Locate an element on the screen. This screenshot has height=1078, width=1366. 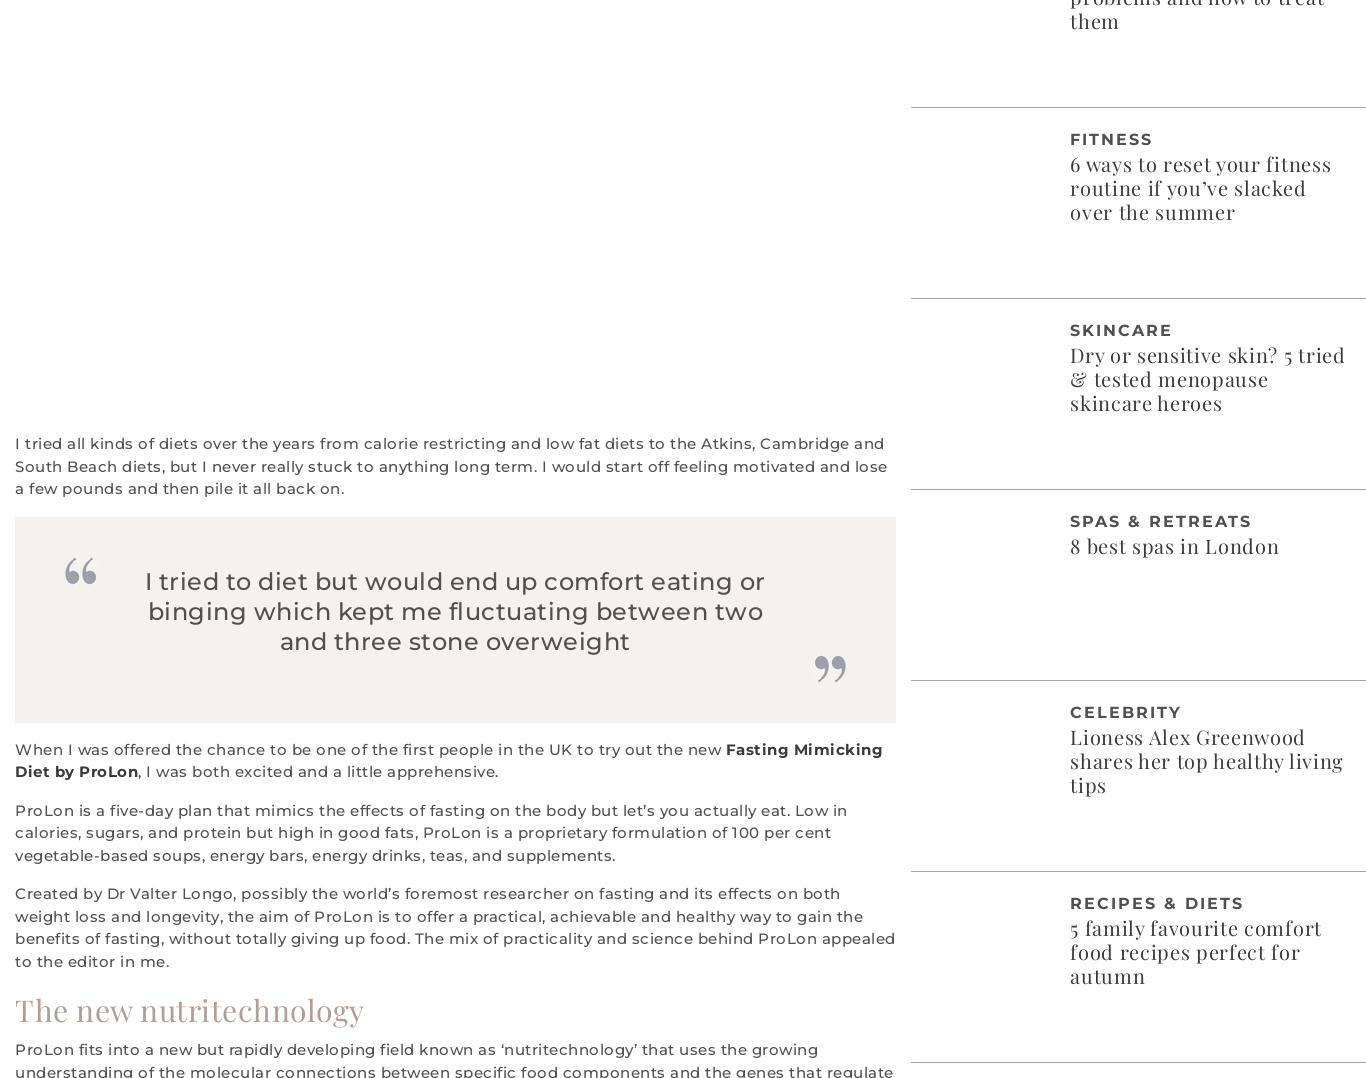
'I tried all kinds of diets over the years from calorie restricting and low fat diets to the Atkins, Cambridge and South Beach diets, but I never really stuck to anything long term. I would start off feeling motivated and lose a few pounds and then pile it all back on.' is located at coordinates (450, 465).